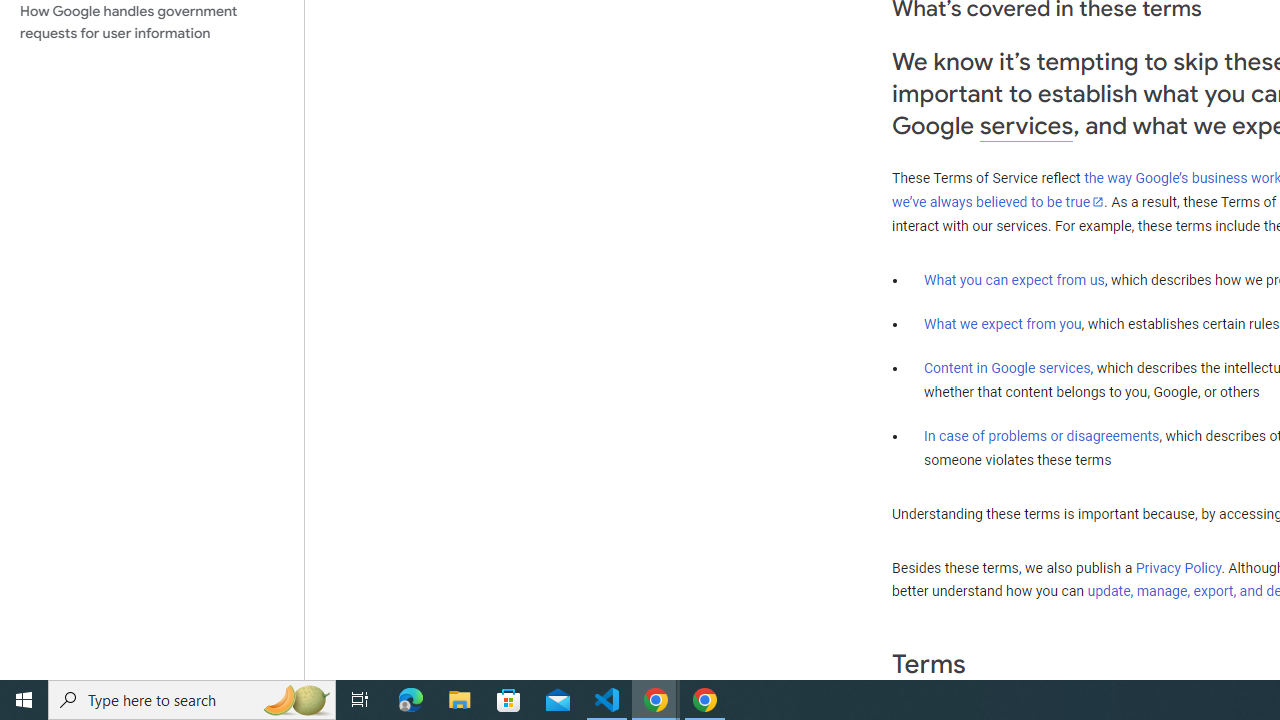 The height and width of the screenshot is (720, 1280). What do you see at coordinates (1007, 368) in the screenshot?
I see `'Content in Google services'` at bounding box center [1007, 368].